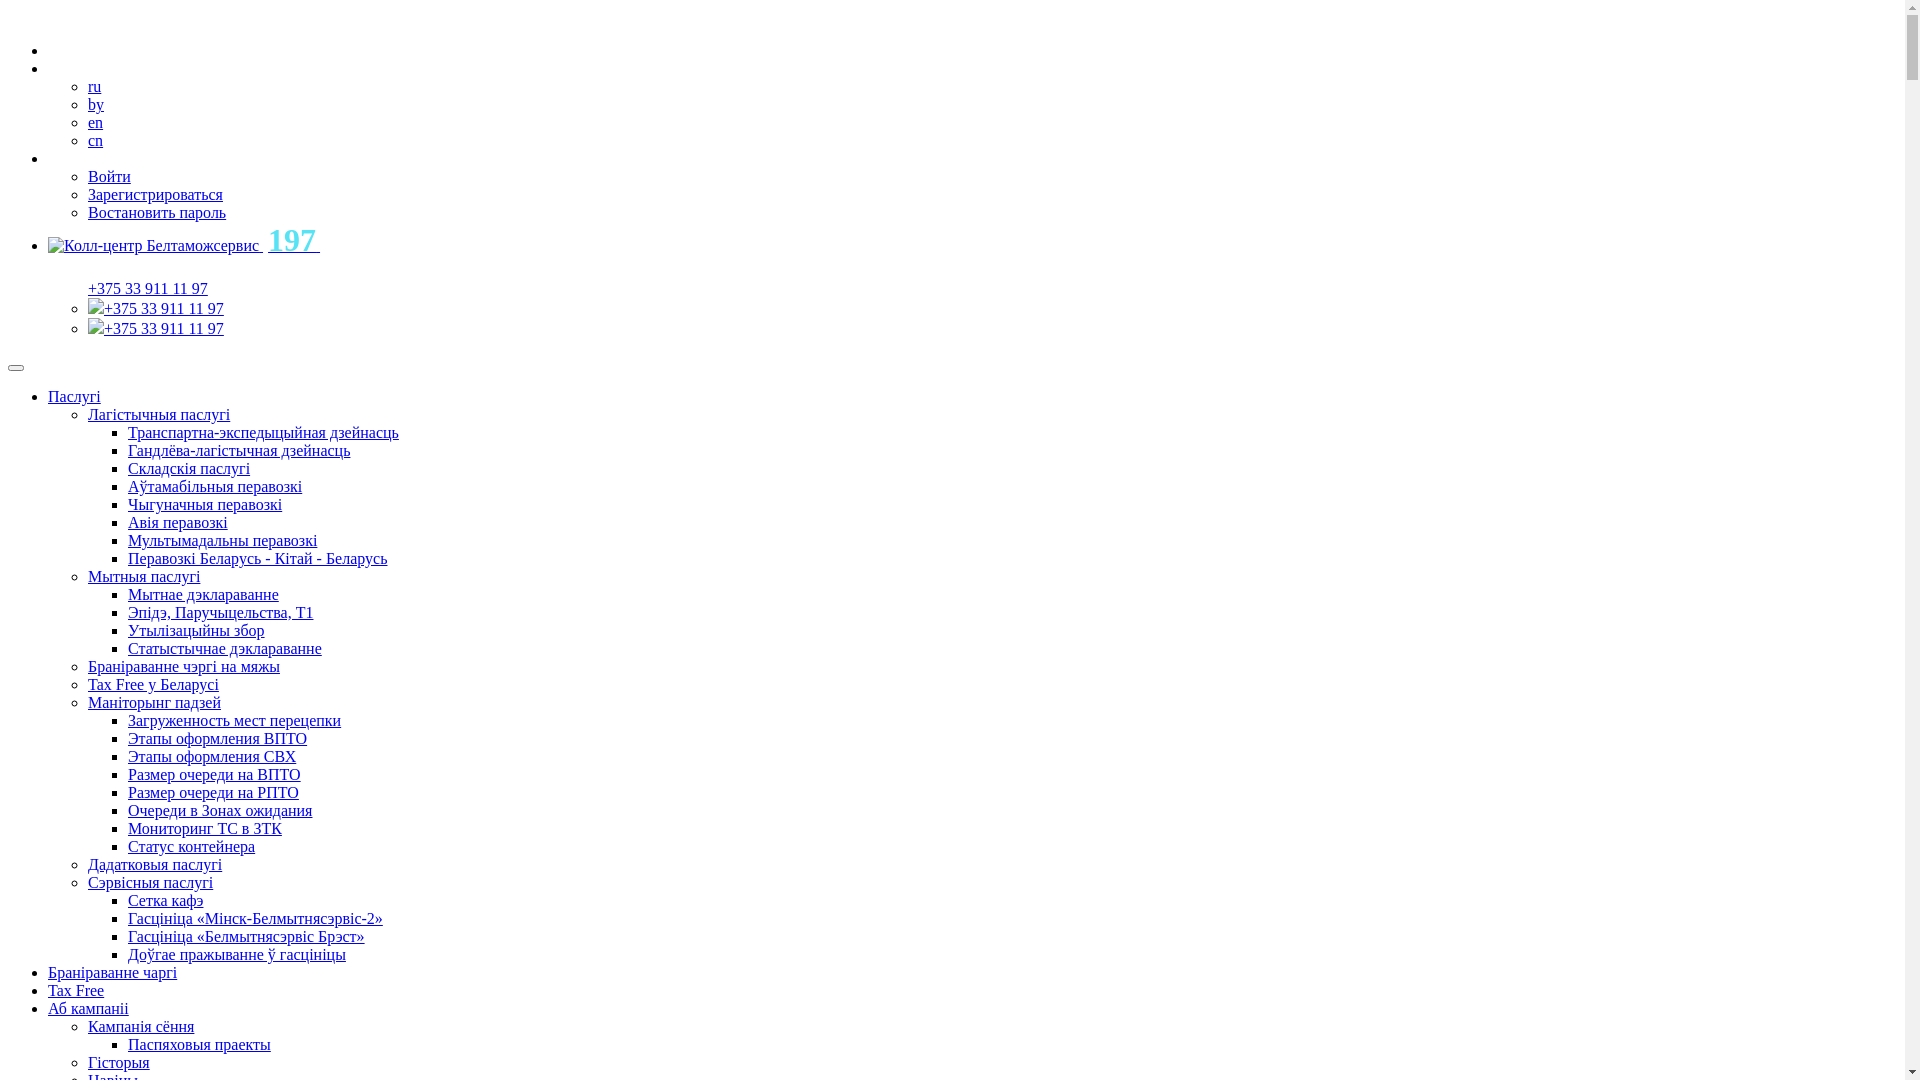 The width and height of the screenshot is (1920, 1080). I want to click on 'cn', so click(86, 139).